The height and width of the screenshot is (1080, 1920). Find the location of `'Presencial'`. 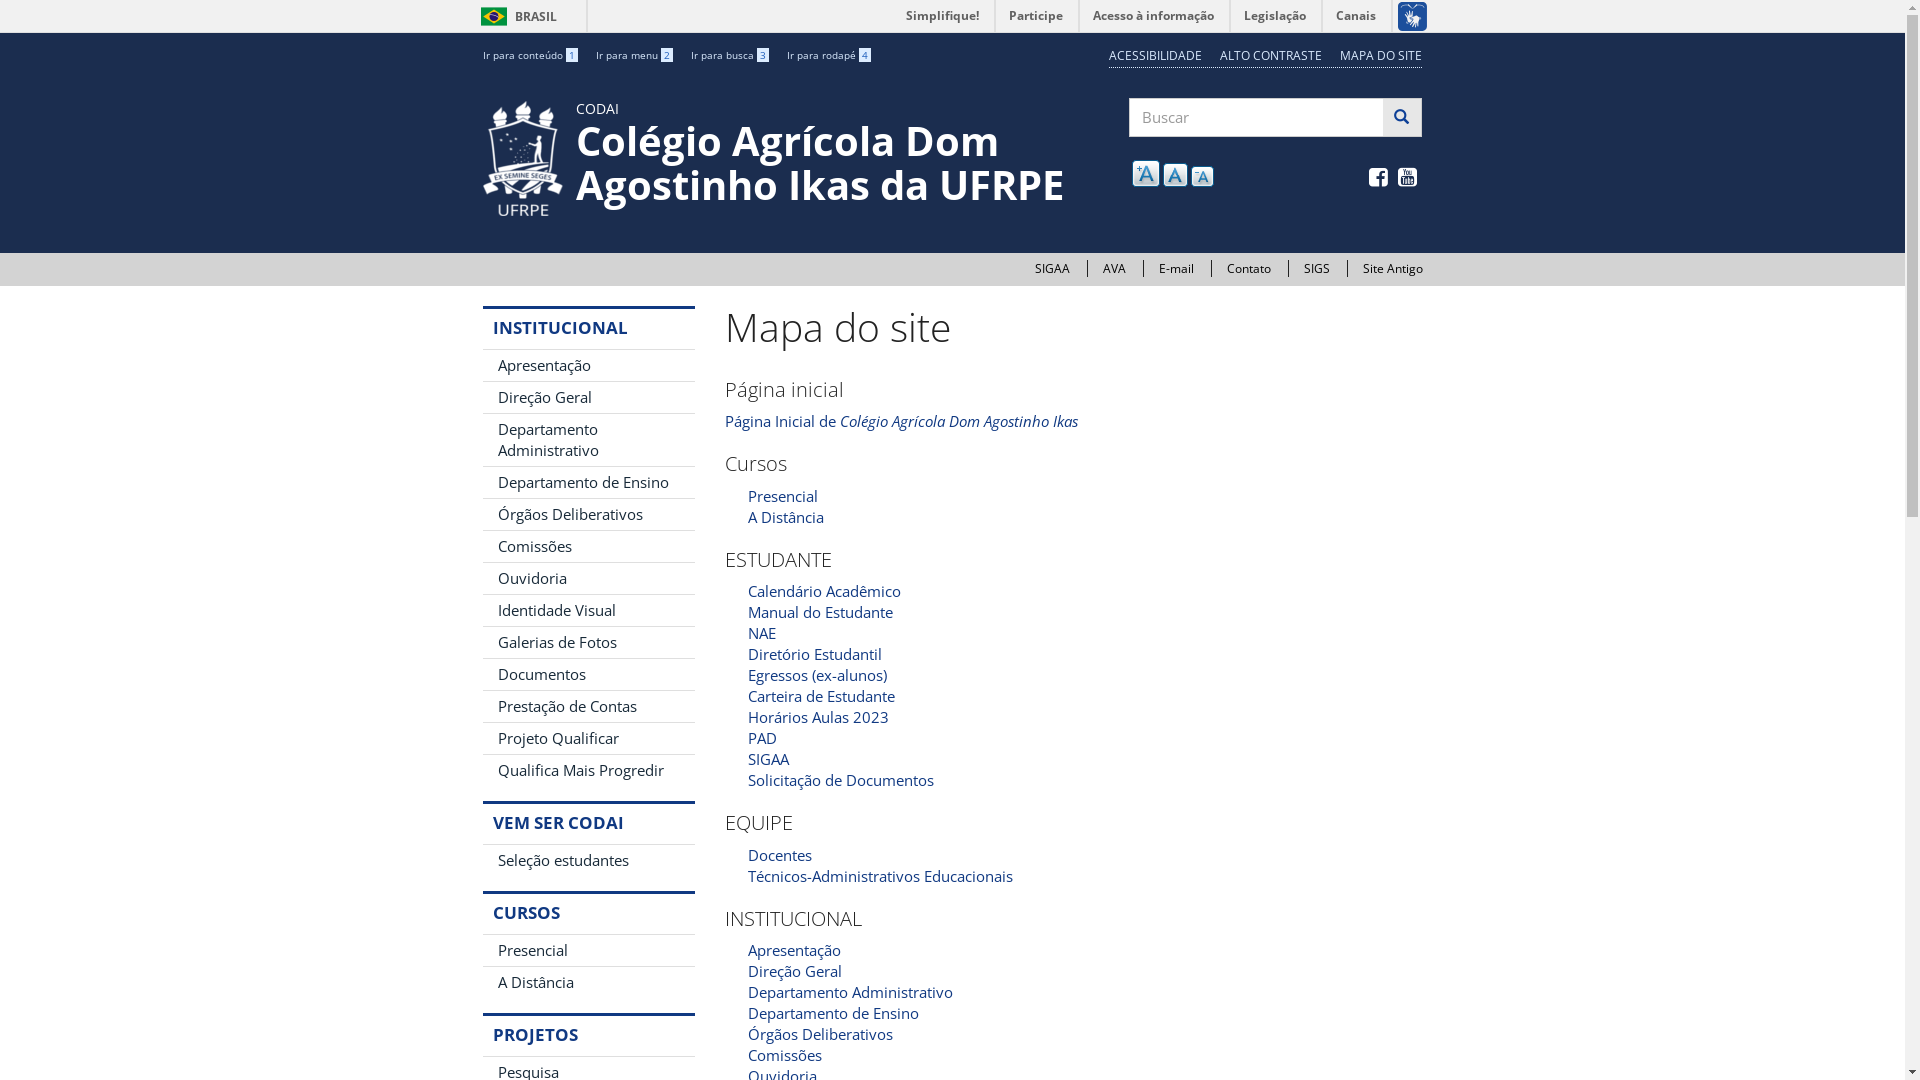

'Presencial' is located at coordinates (587, 949).